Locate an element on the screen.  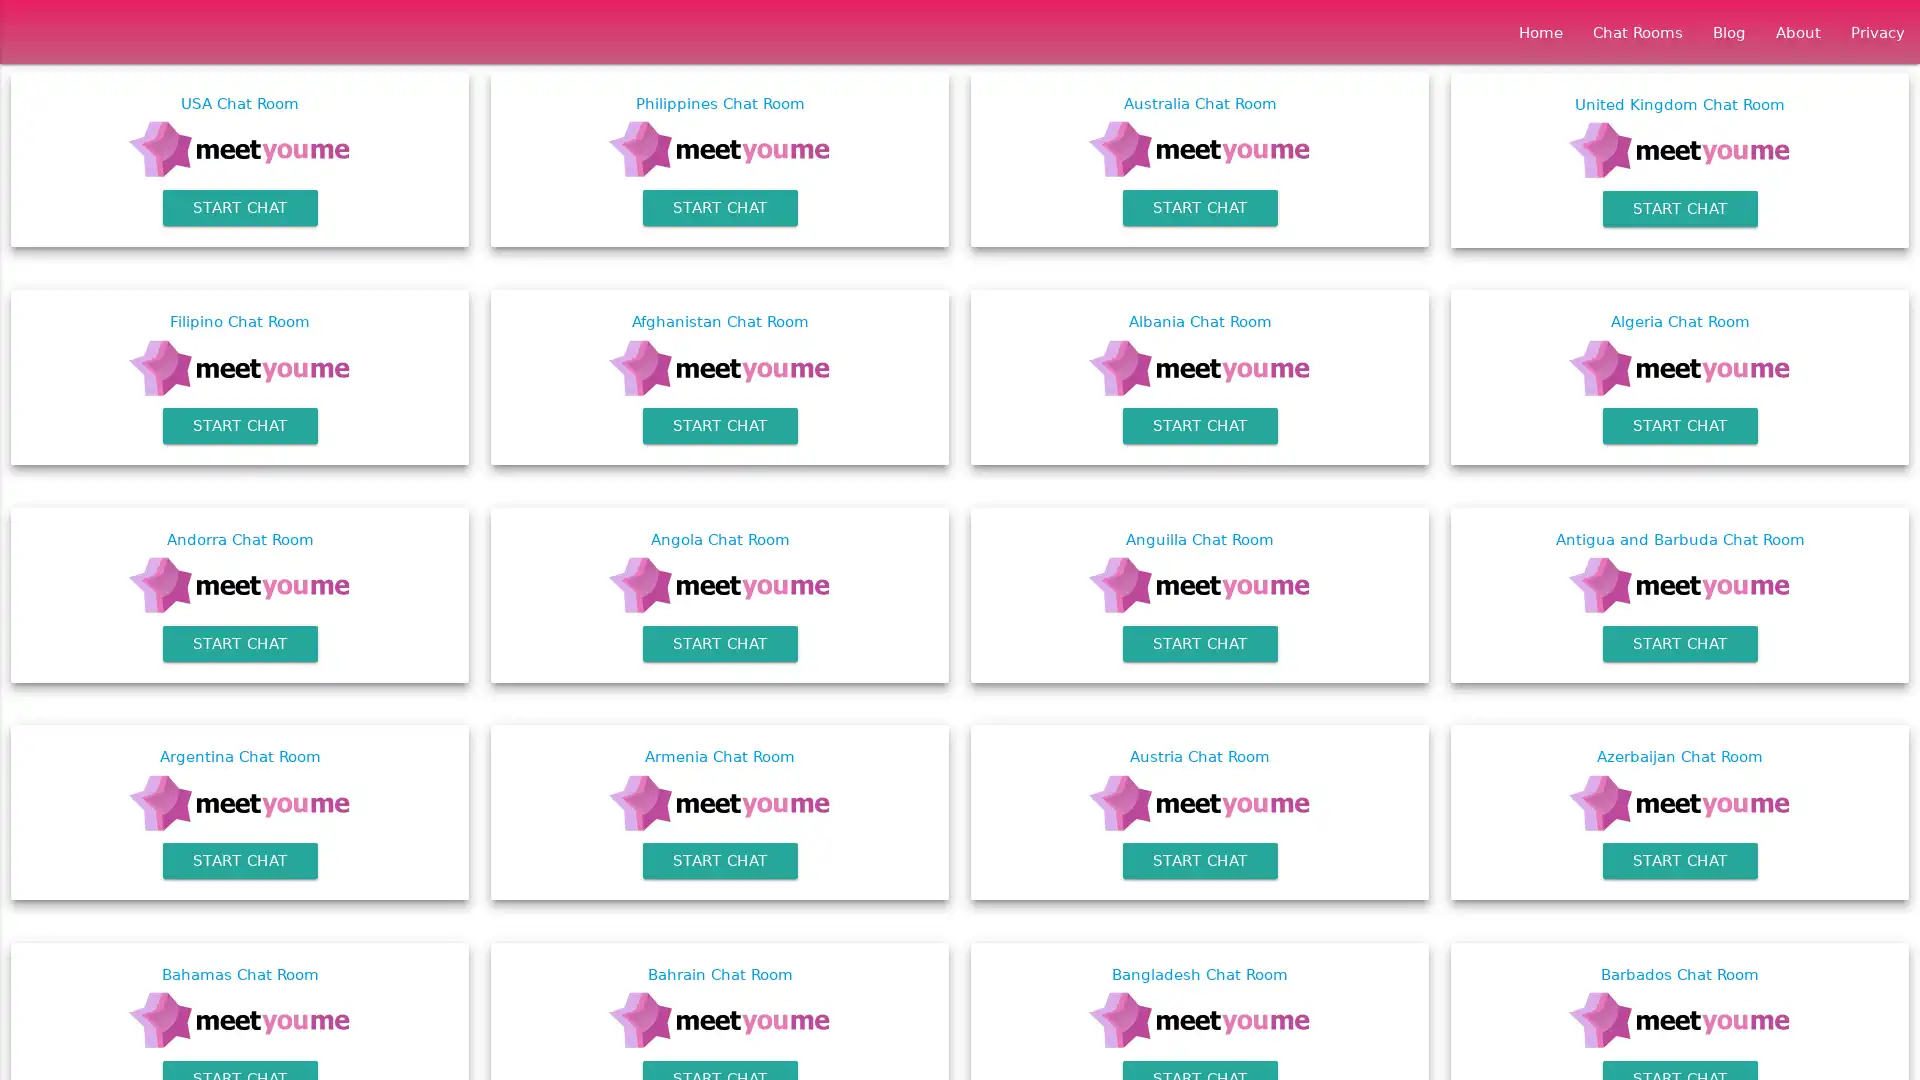
START CHAT is located at coordinates (1679, 424).